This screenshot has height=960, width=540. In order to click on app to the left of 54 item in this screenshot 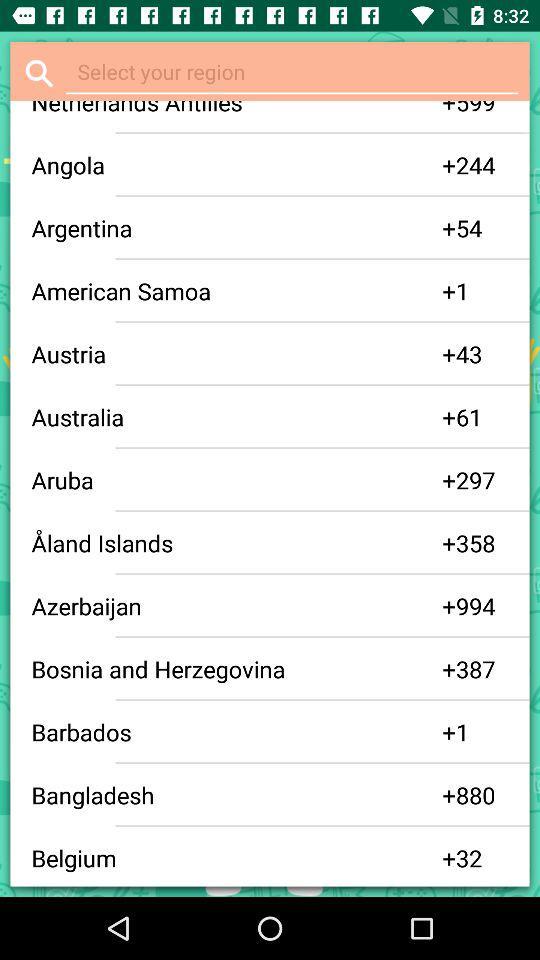, I will do `click(449, 228)`.